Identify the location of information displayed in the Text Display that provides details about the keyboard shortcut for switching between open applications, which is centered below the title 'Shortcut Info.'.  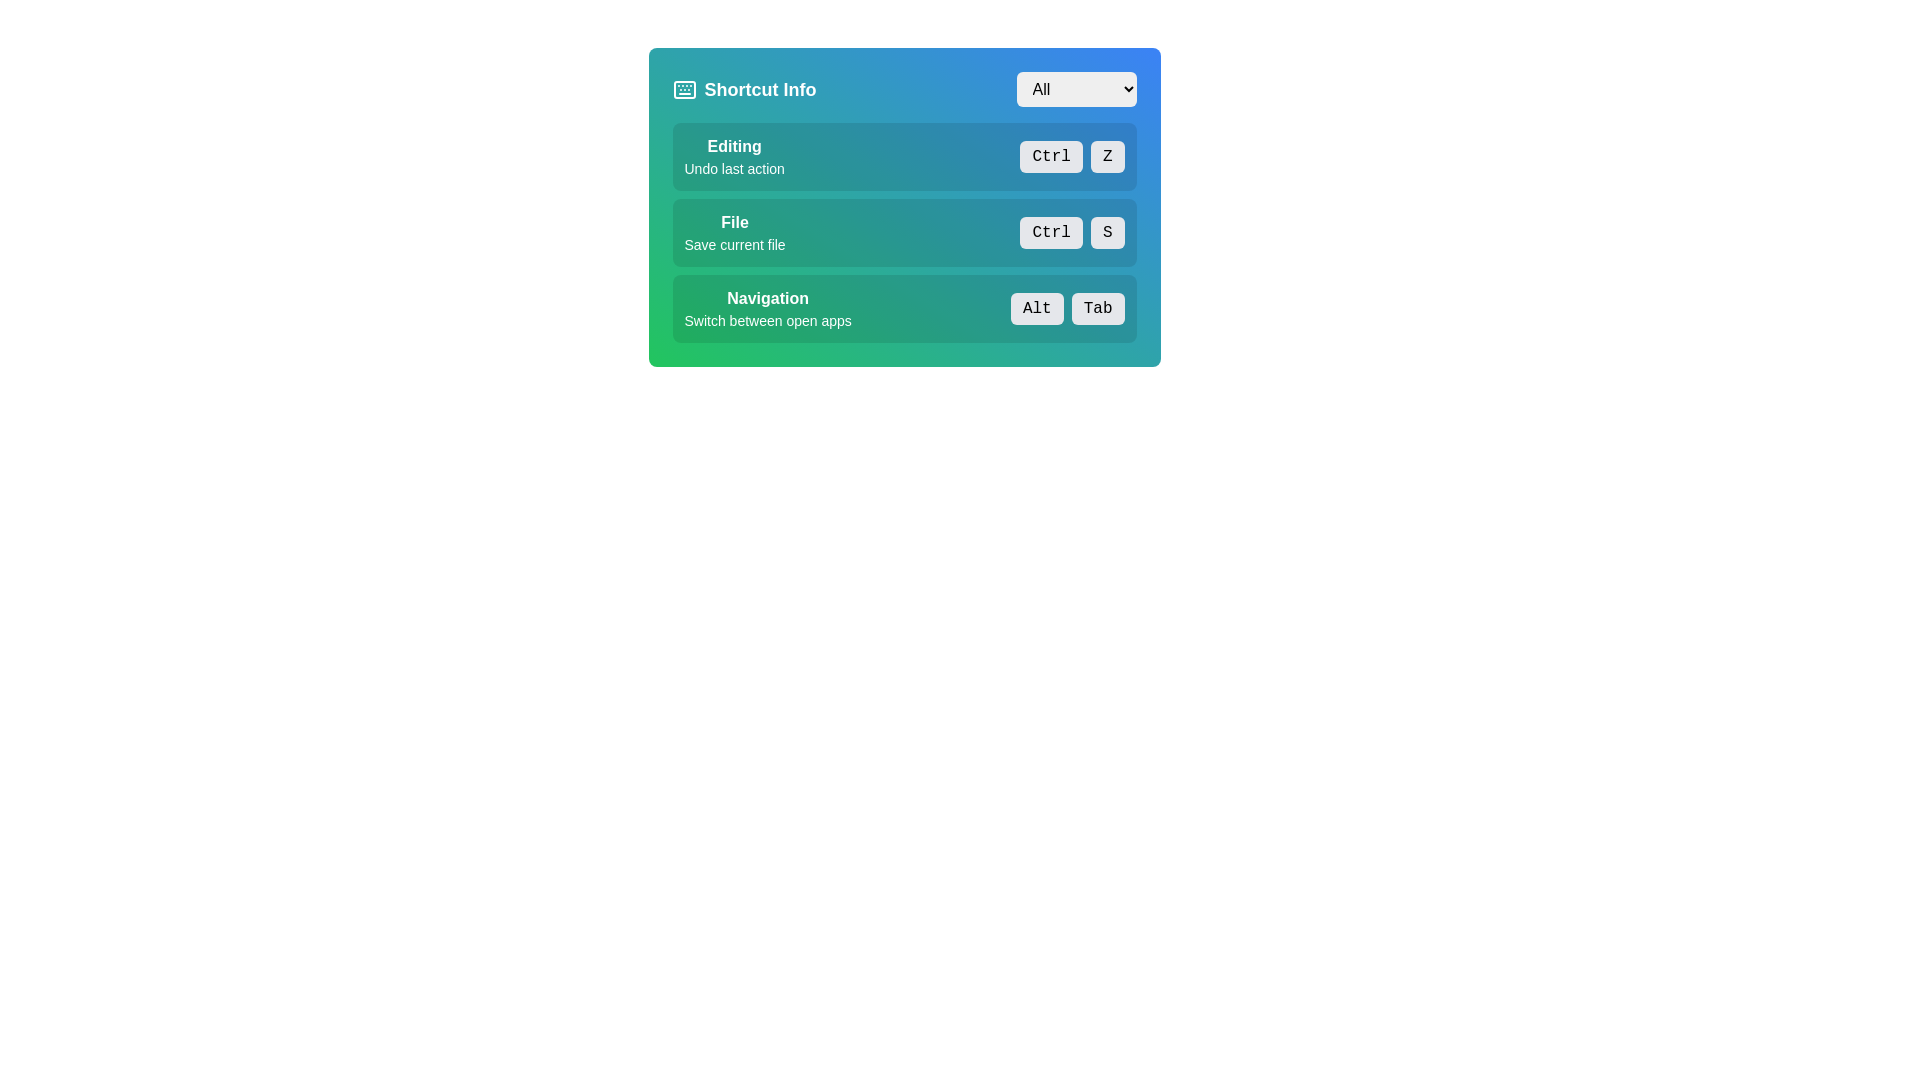
(767, 308).